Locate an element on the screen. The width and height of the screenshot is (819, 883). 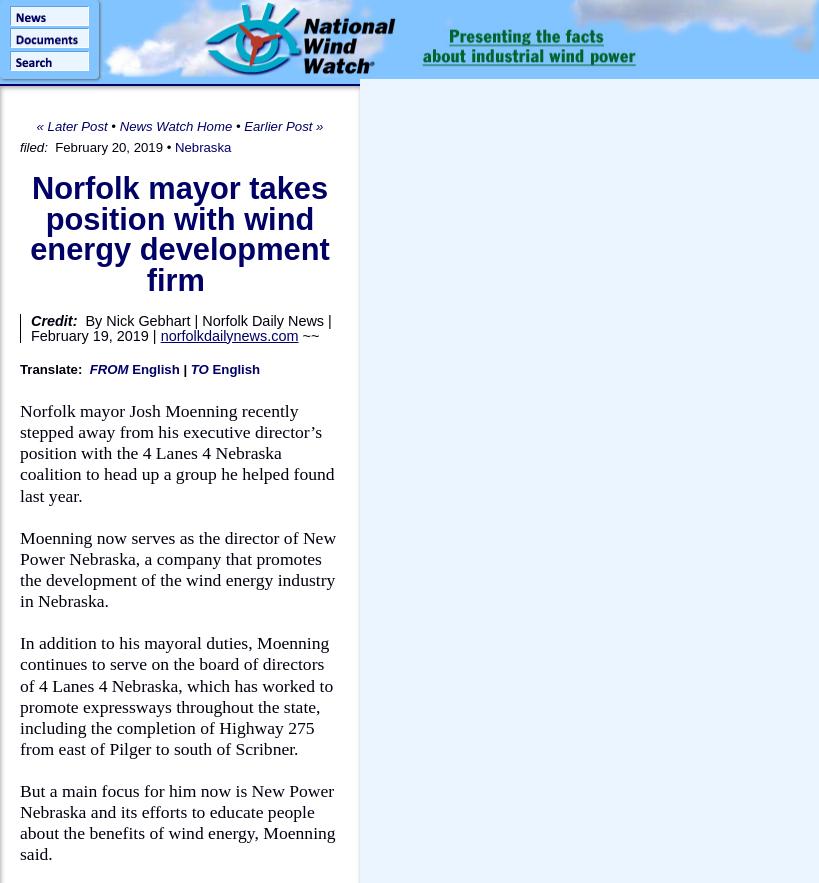
'filed:' is located at coordinates (34, 147).